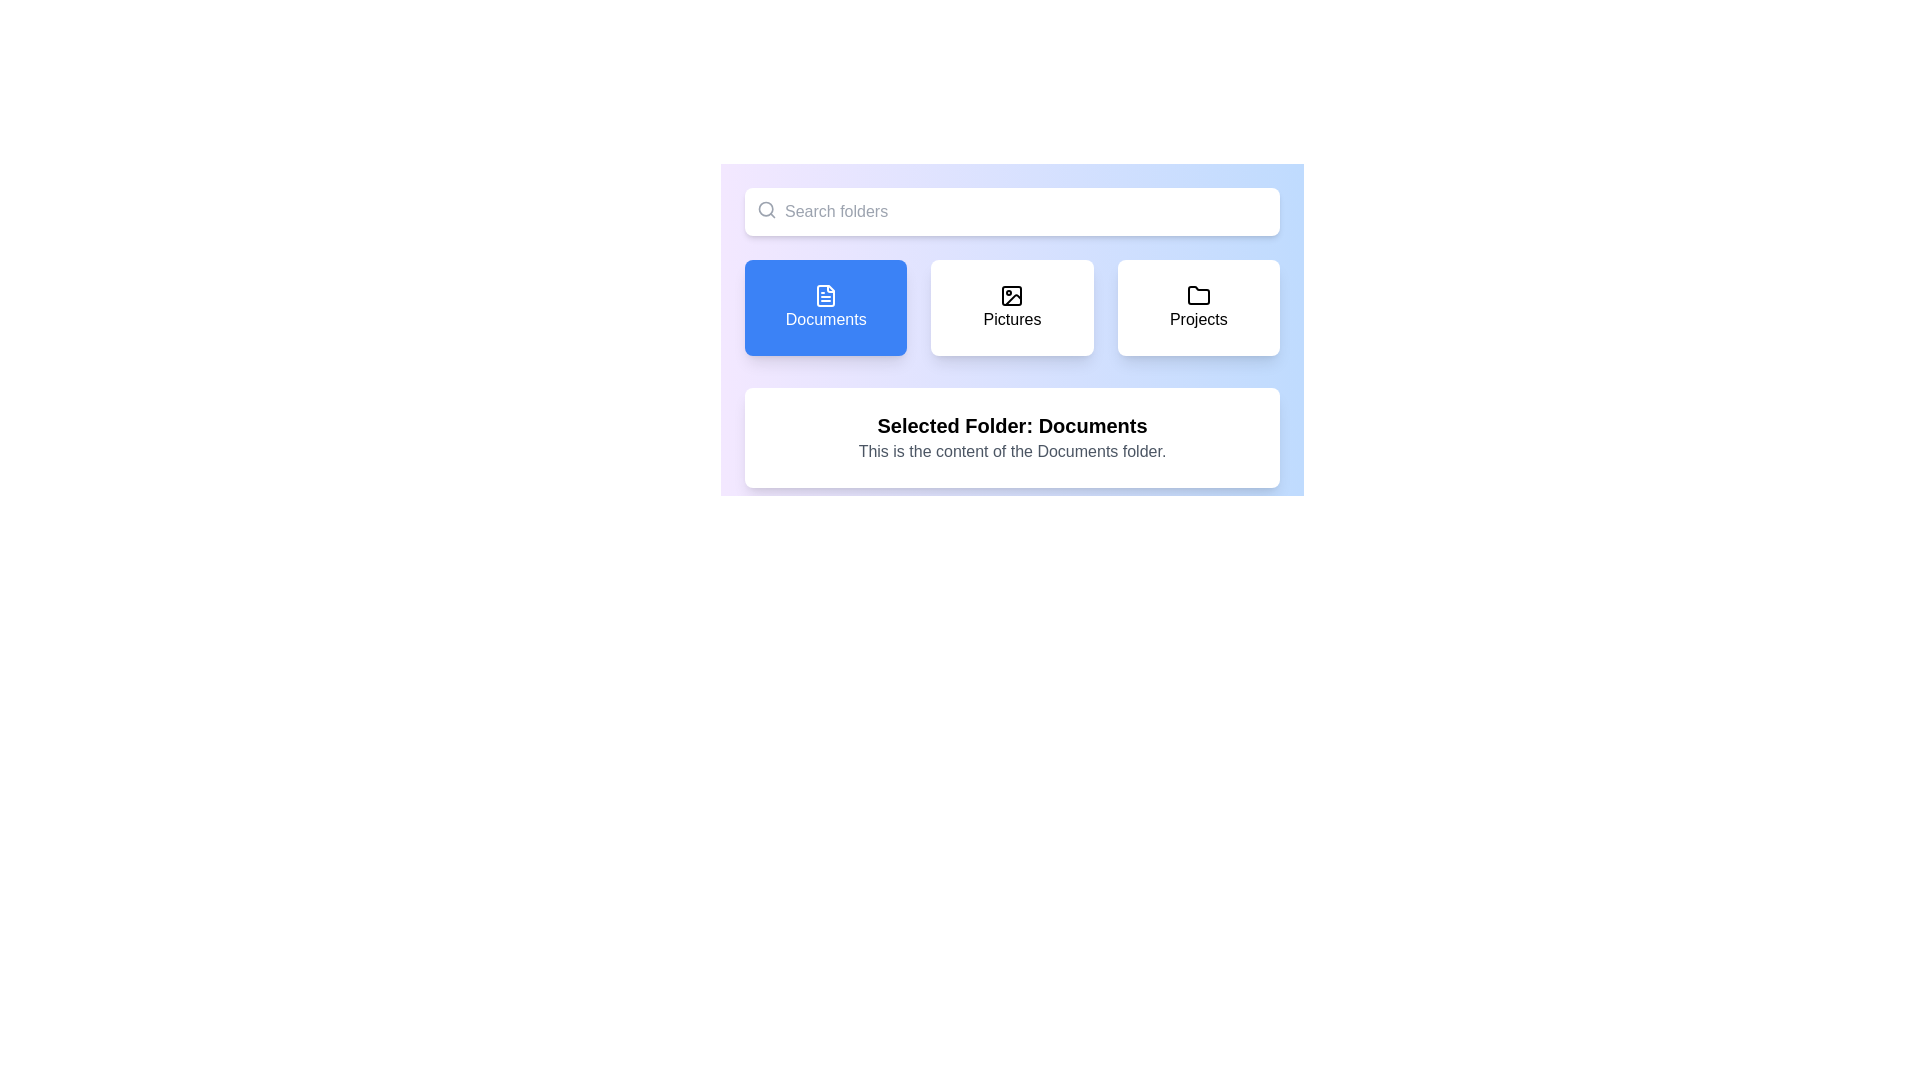 The width and height of the screenshot is (1920, 1080). Describe the element at coordinates (1012, 308) in the screenshot. I see `the tile labeled 'Pictures' in the section containing three selectable tiles: 'Documents', 'Pictures', and 'Projects'` at that location.